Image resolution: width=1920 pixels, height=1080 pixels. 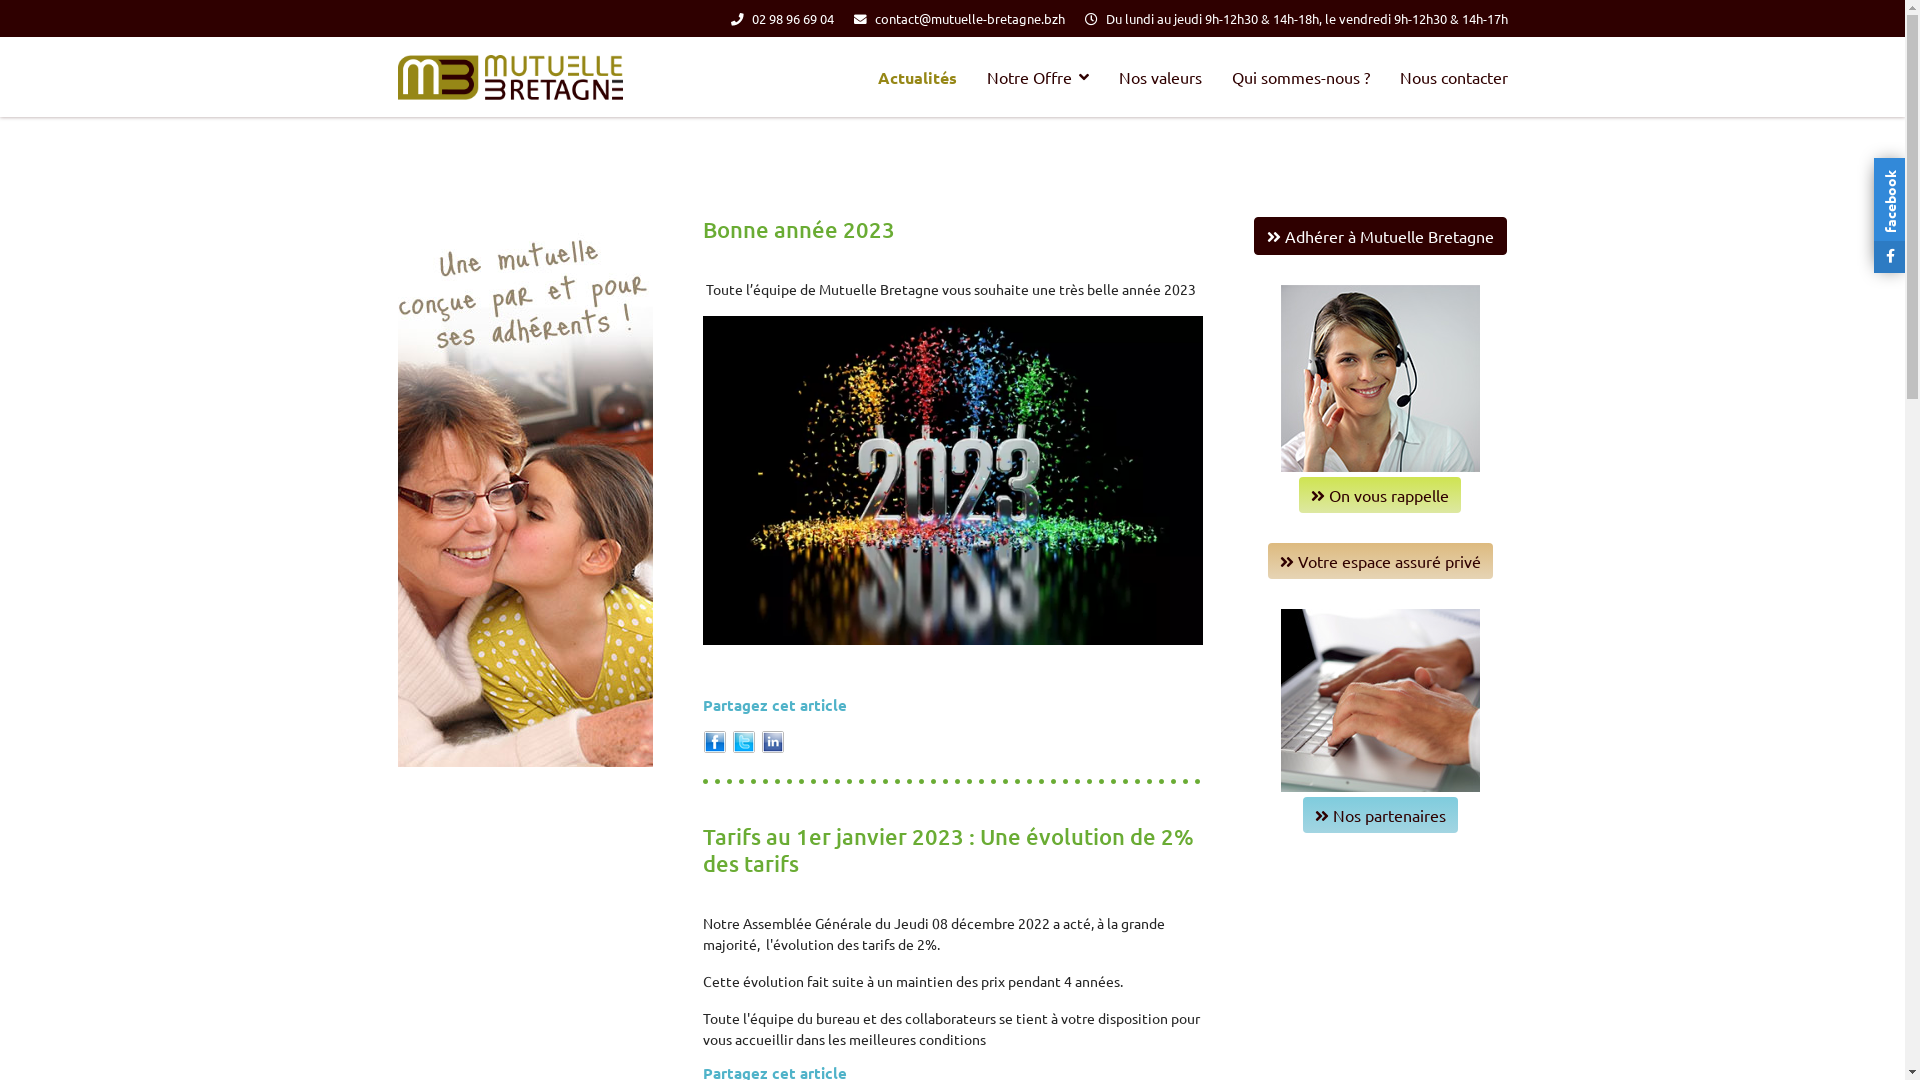 What do you see at coordinates (1382, 76) in the screenshot?
I see `'Nous contacter'` at bounding box center [1382, 76].